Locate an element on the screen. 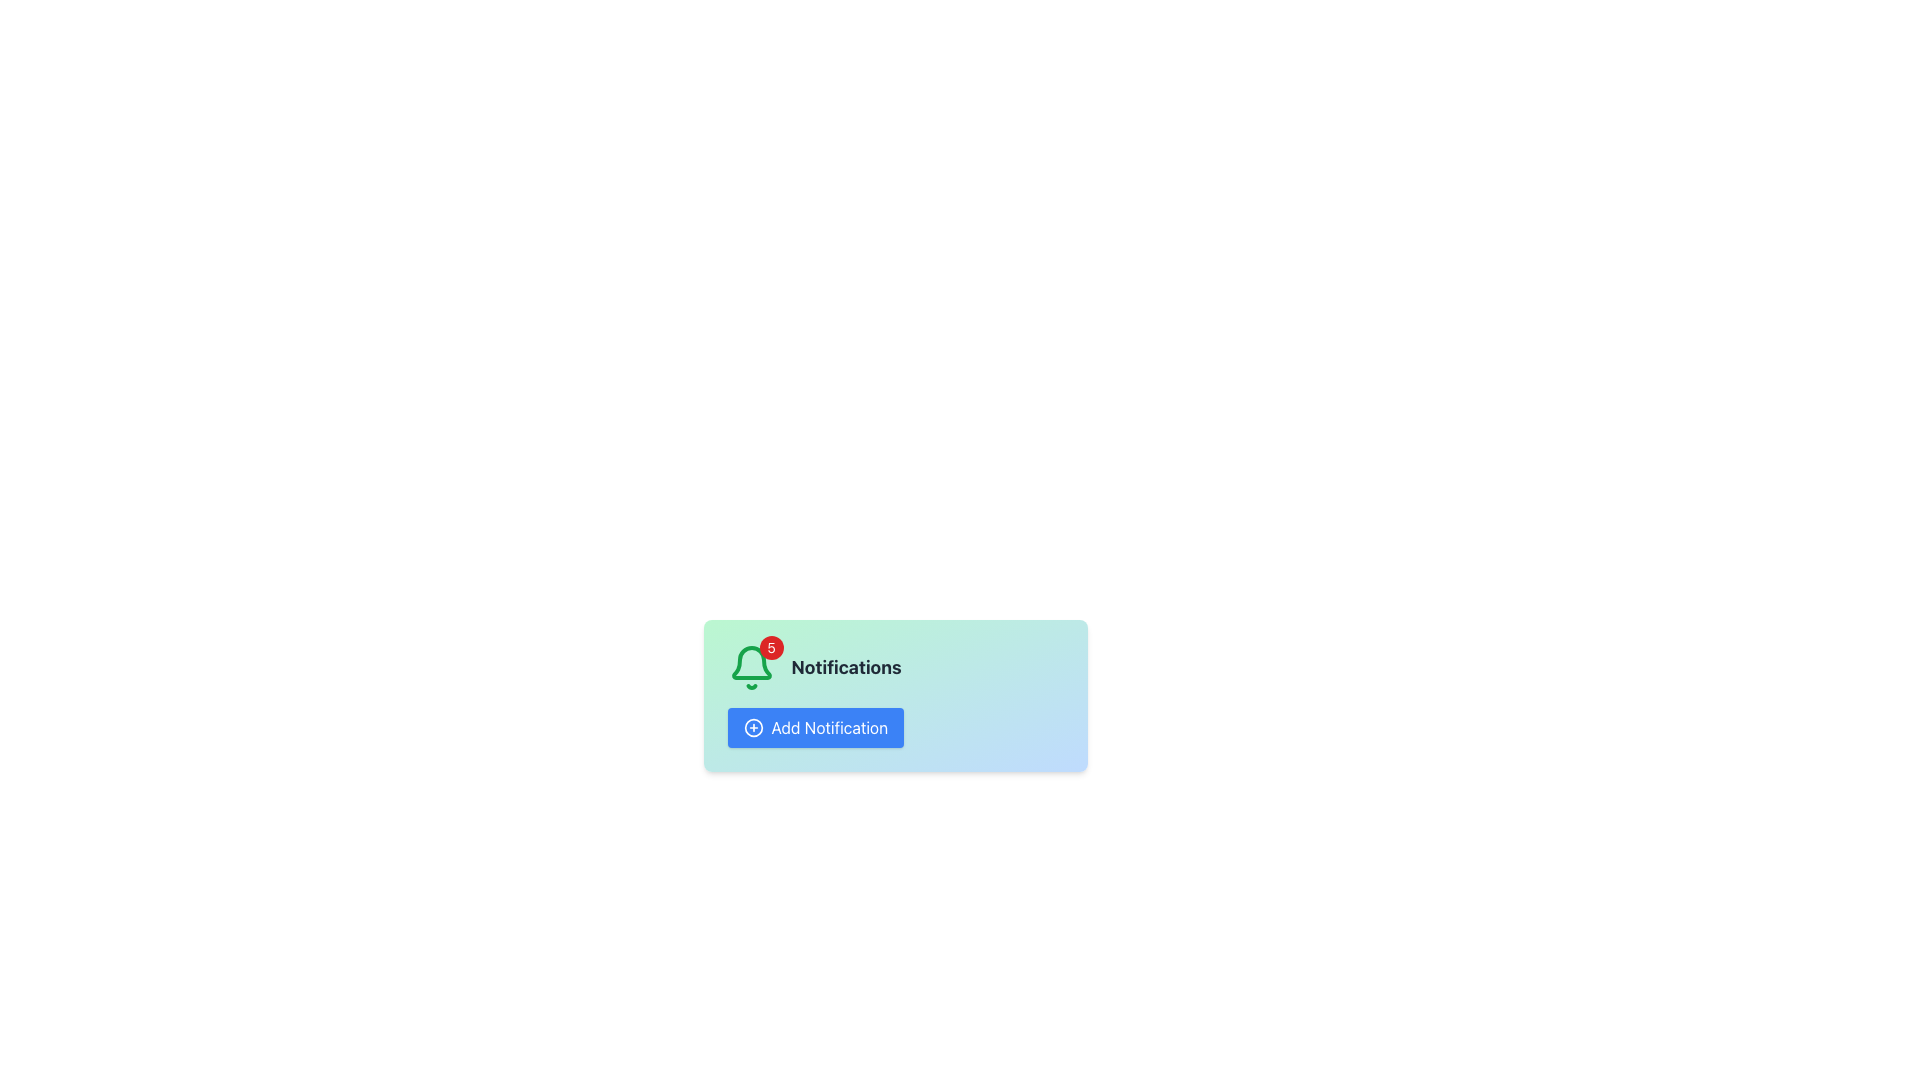 The height and width of the screenshot is (1080, 1920). the 'Add Notification' button located in the lower section of the card, directly beneath the 'Notifications' text and icon group, to observe a styling change is located at coordinates (815, 728).